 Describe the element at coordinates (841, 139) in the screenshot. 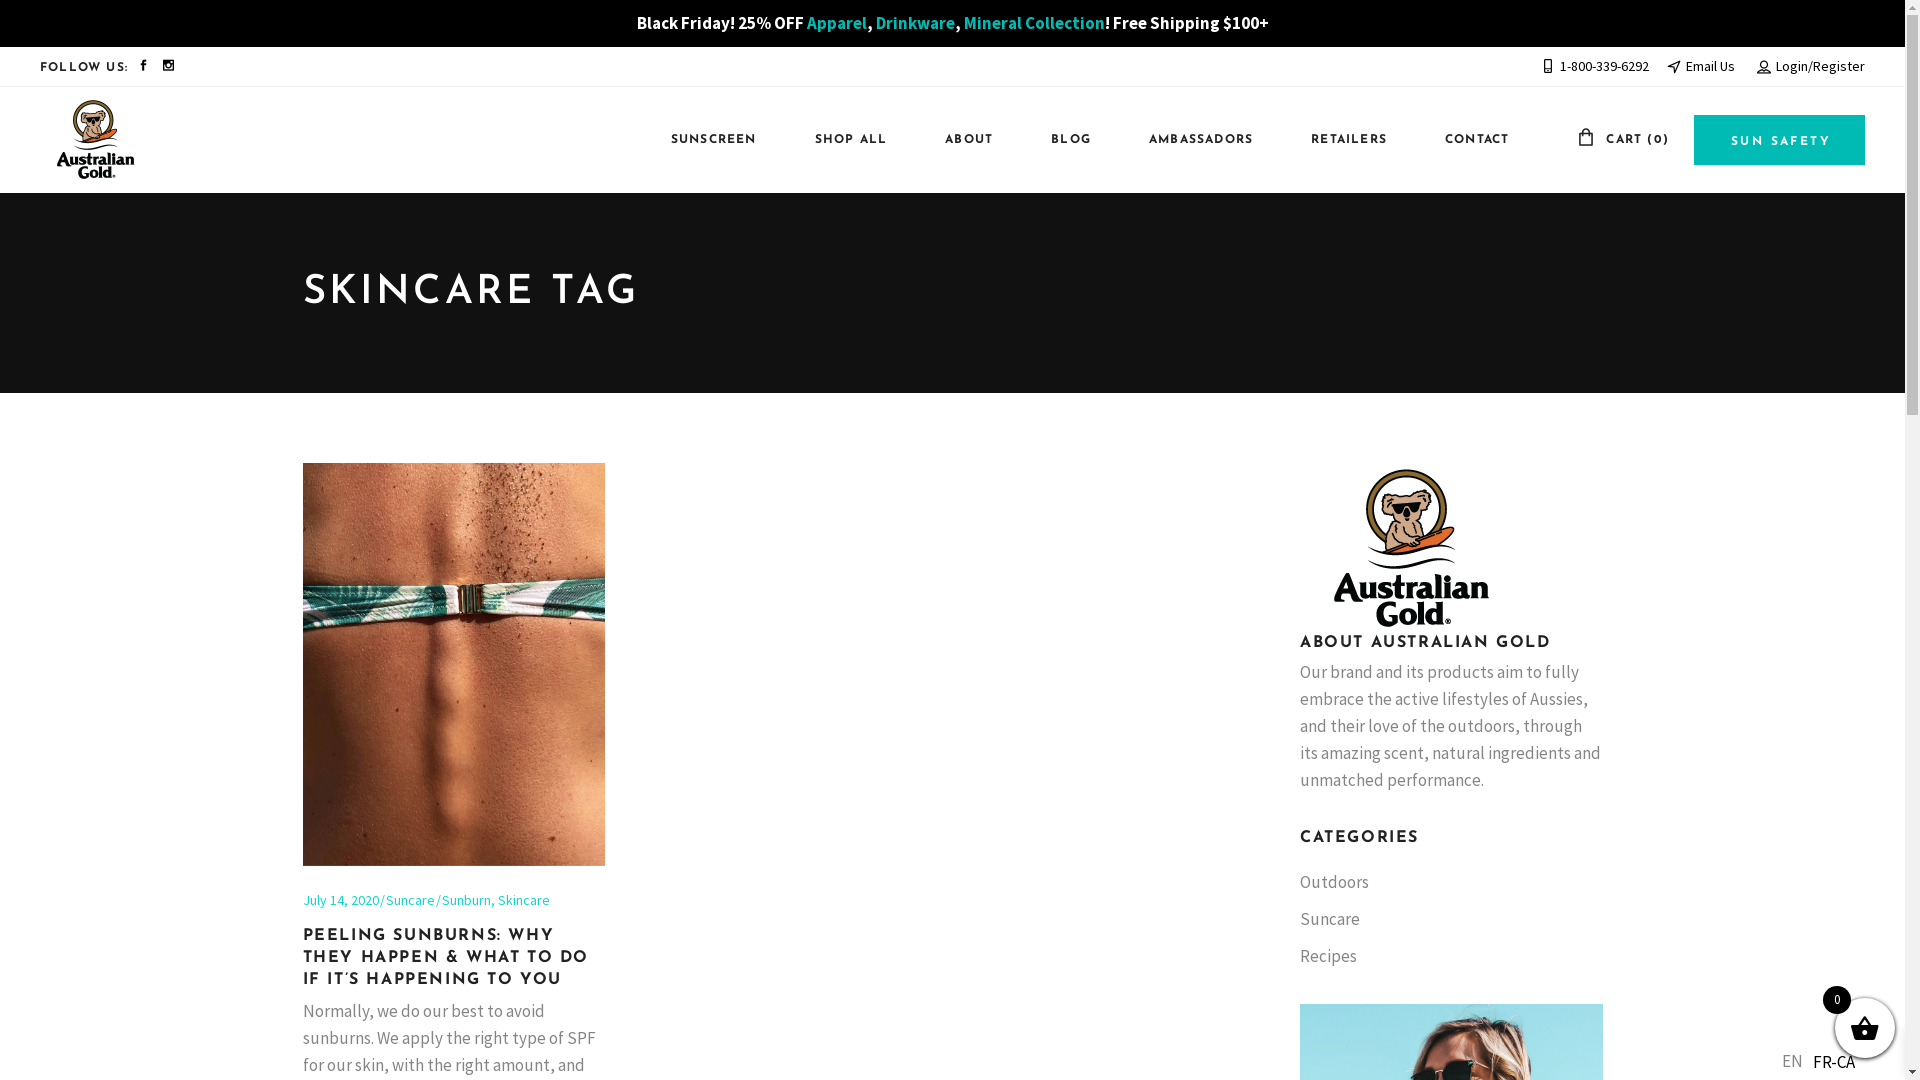

I see `'SHOP ALL'` at that location.